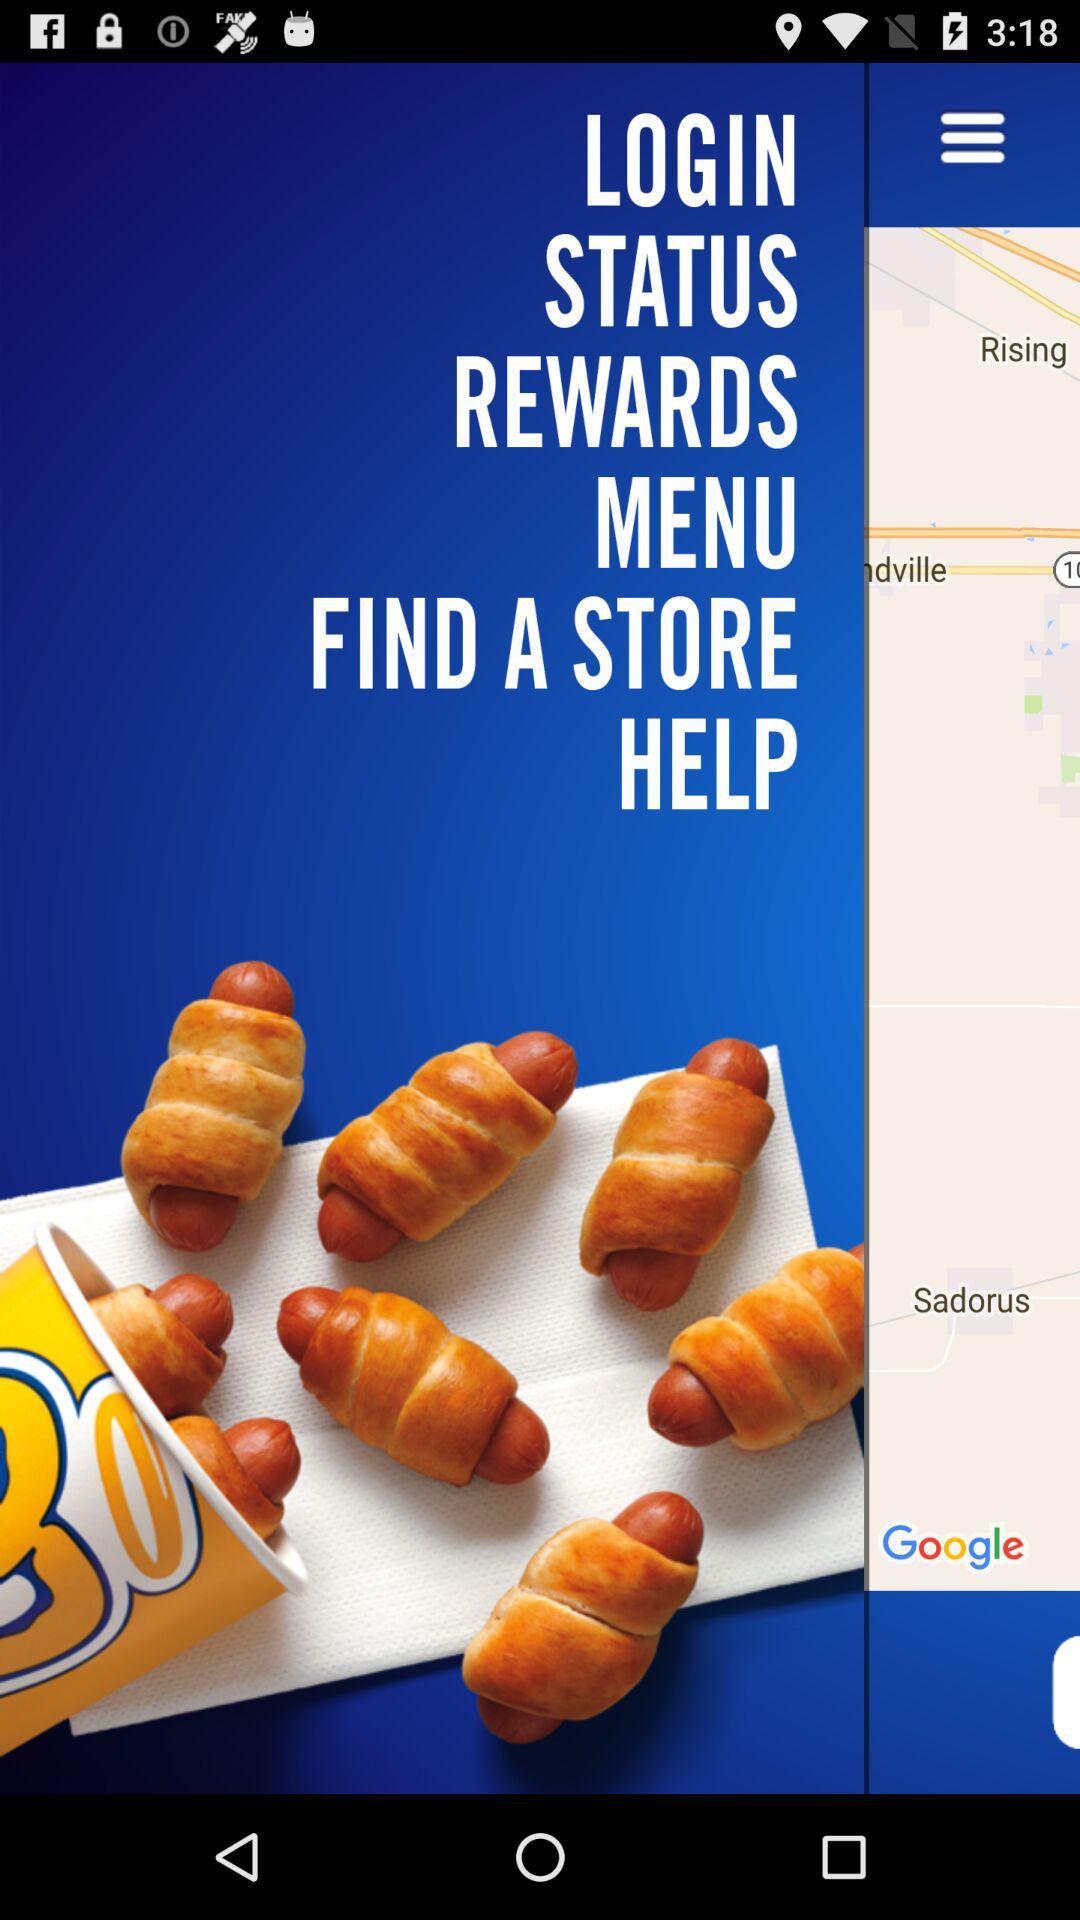  I want to click on open menu, so click(971, 138).